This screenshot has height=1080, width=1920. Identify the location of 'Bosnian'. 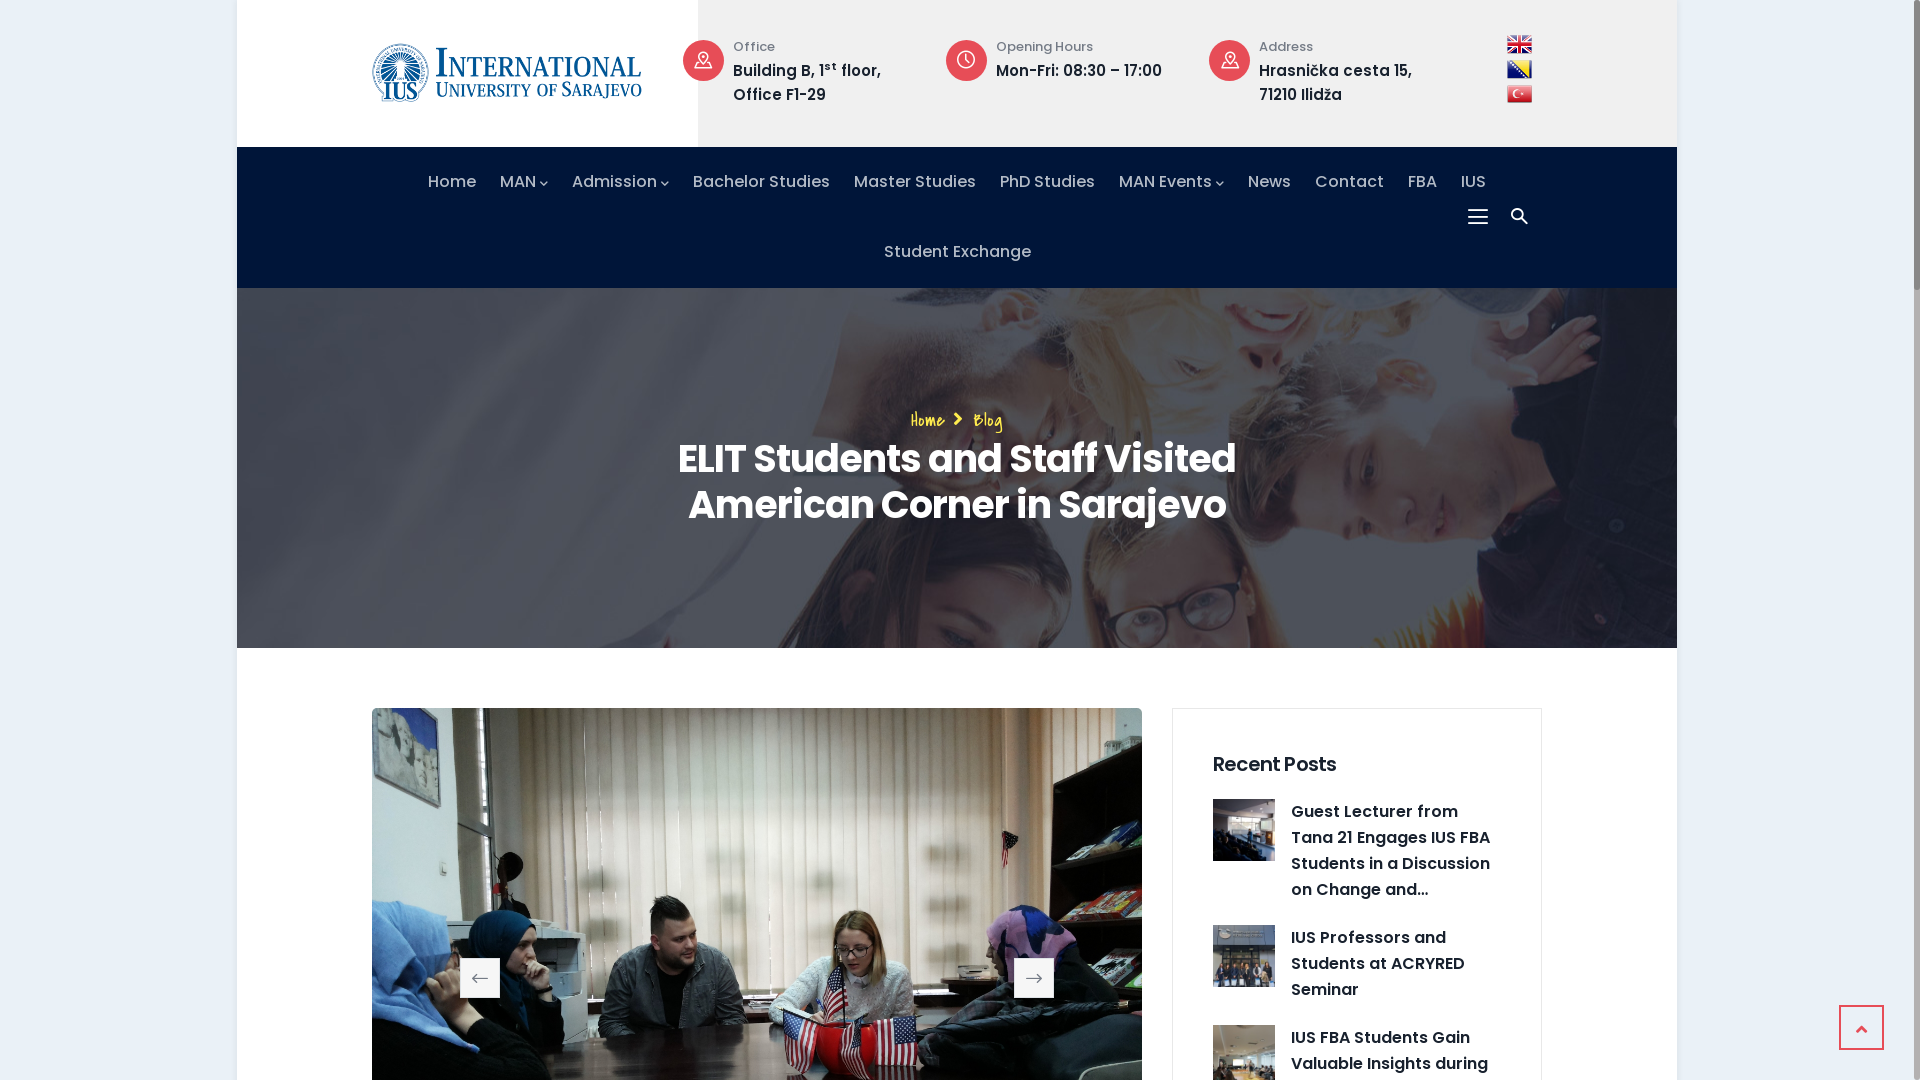
(1507, 68).